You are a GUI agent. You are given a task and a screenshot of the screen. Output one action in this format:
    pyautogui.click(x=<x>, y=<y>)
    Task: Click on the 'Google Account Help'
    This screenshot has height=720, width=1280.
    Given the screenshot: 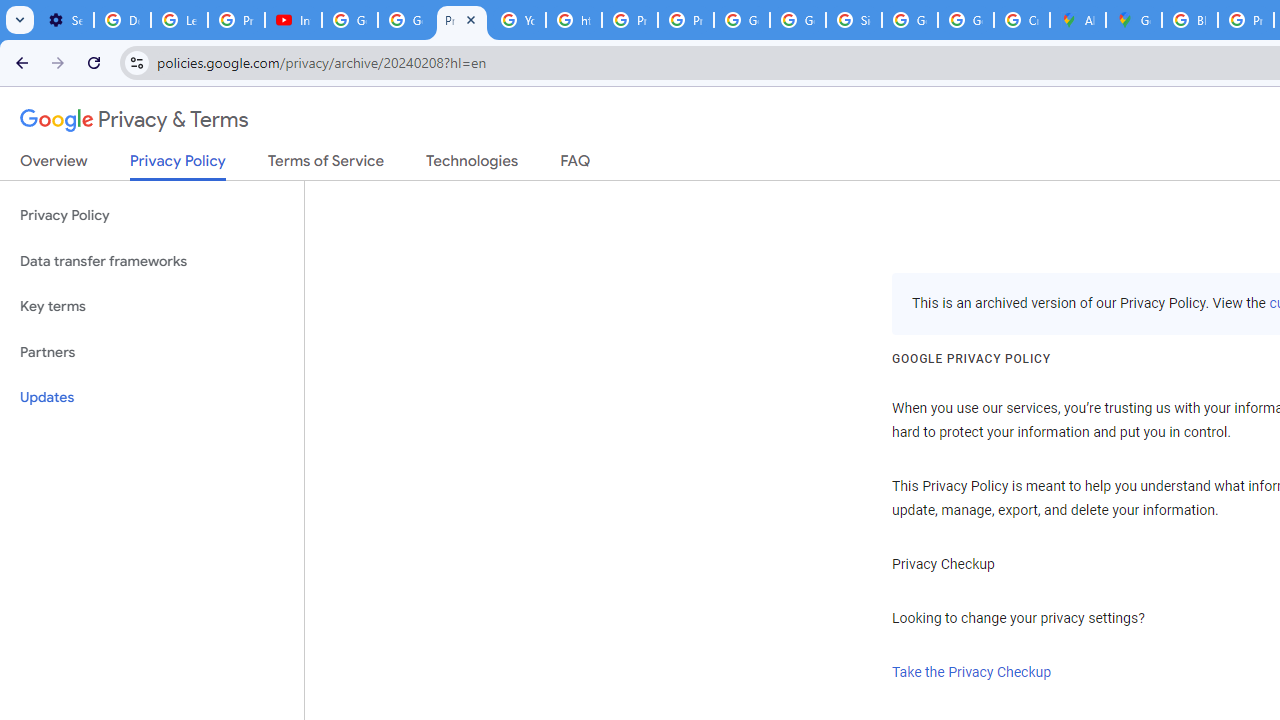 What is the action you would take?
    pyautogui.click(x=350, y=20)
    